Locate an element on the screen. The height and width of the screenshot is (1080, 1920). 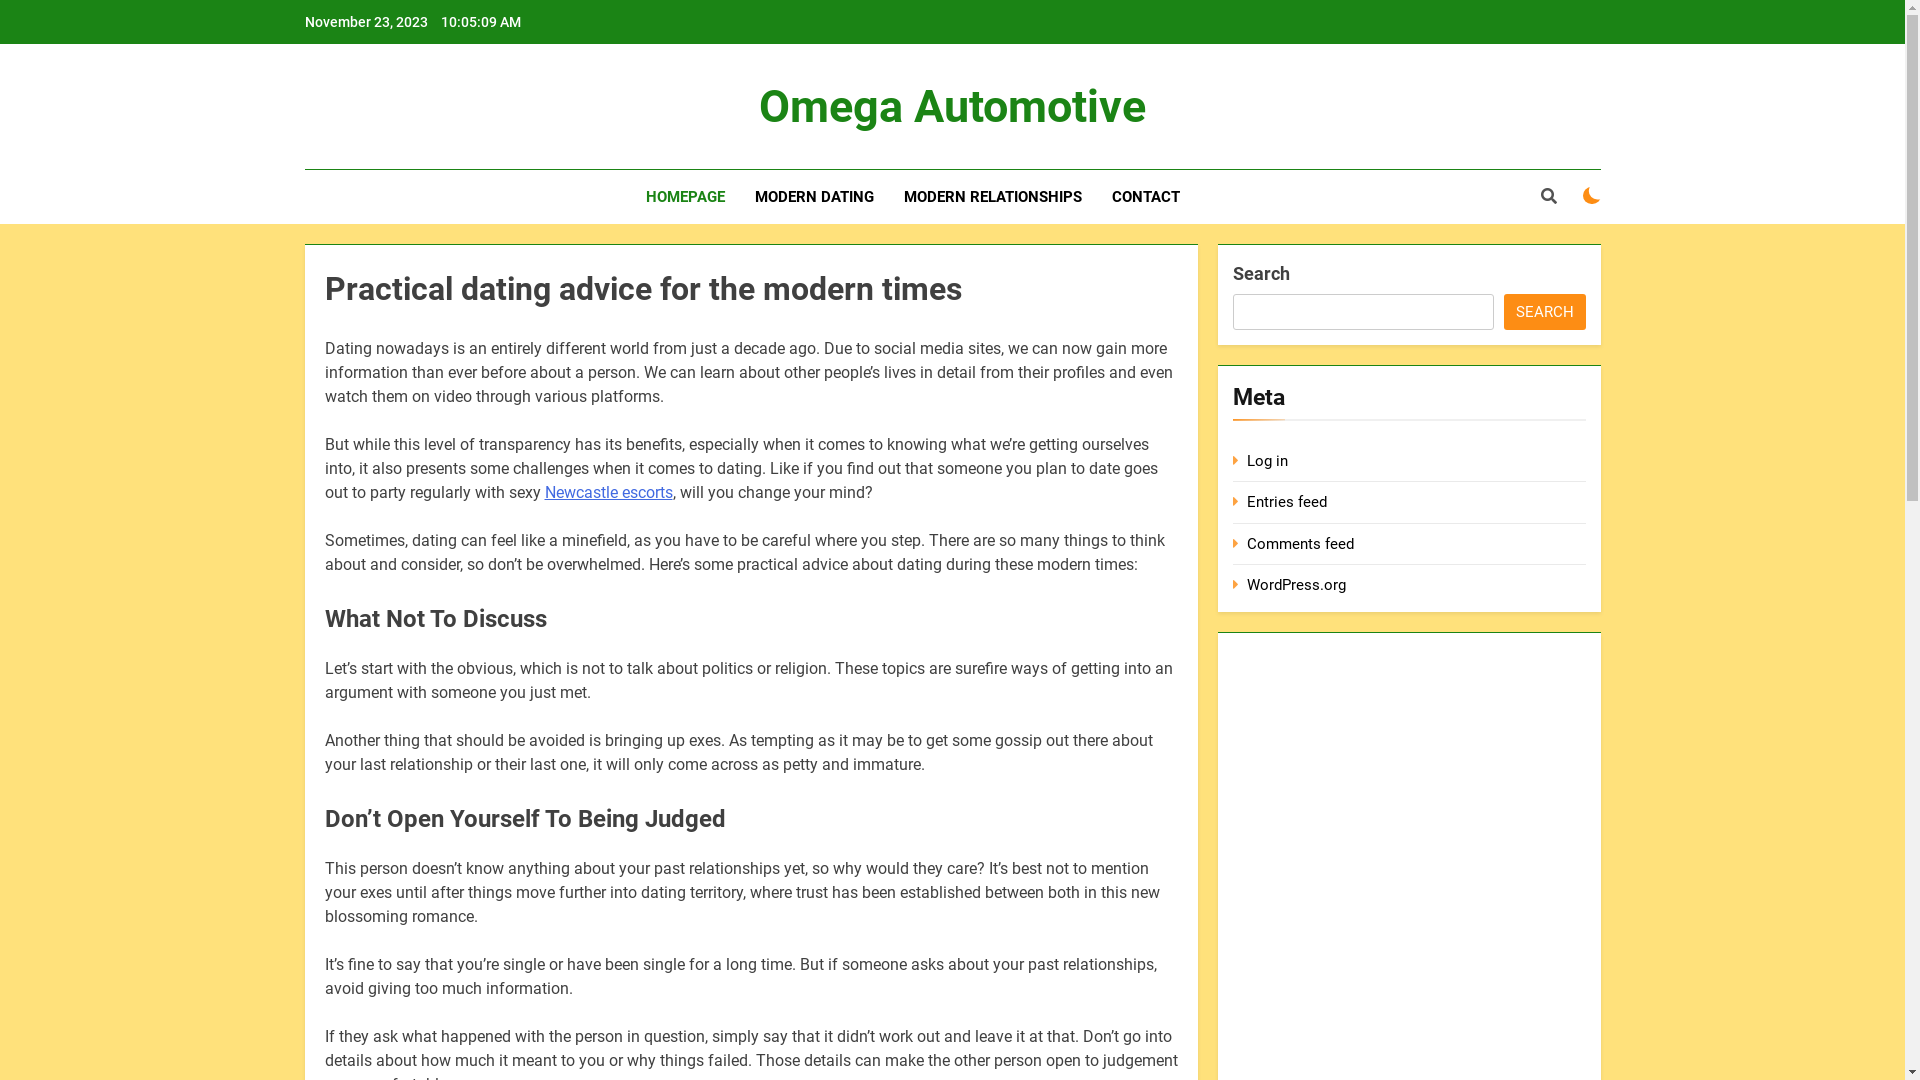
'Comments feed' is located at coordinates (1300, 543).